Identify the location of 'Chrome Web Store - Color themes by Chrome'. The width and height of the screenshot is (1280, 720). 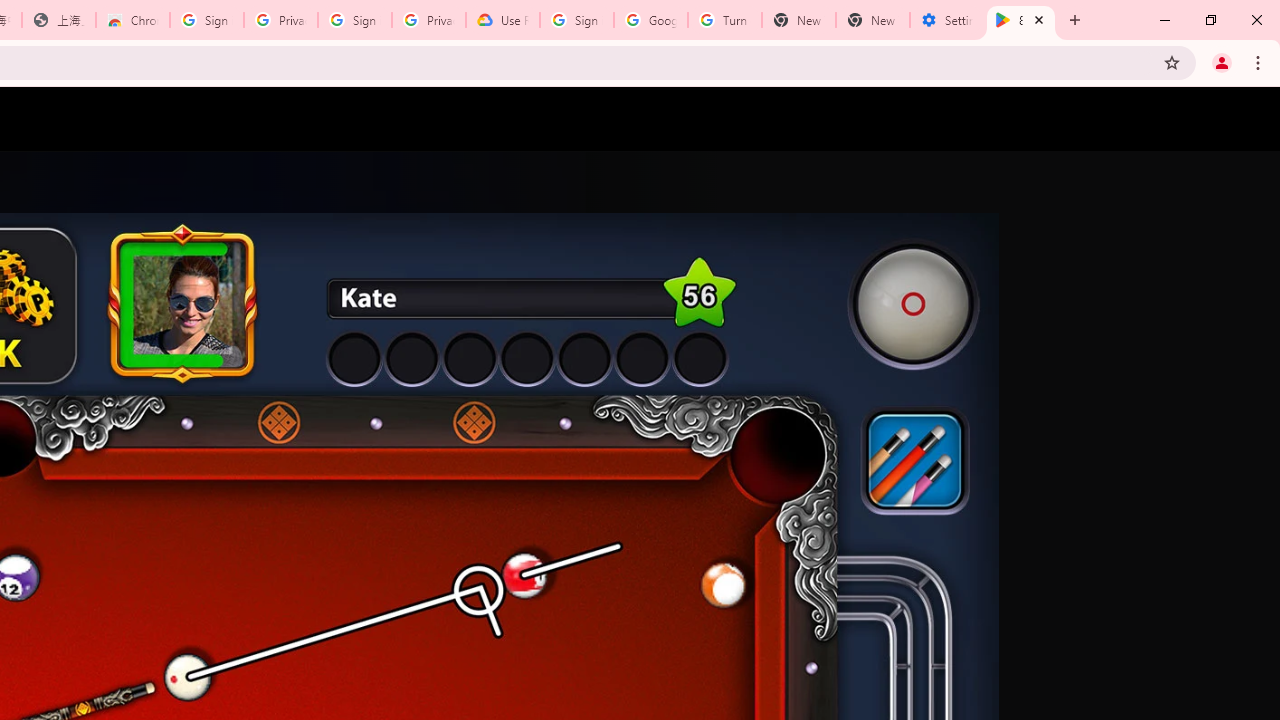
(132, 20).